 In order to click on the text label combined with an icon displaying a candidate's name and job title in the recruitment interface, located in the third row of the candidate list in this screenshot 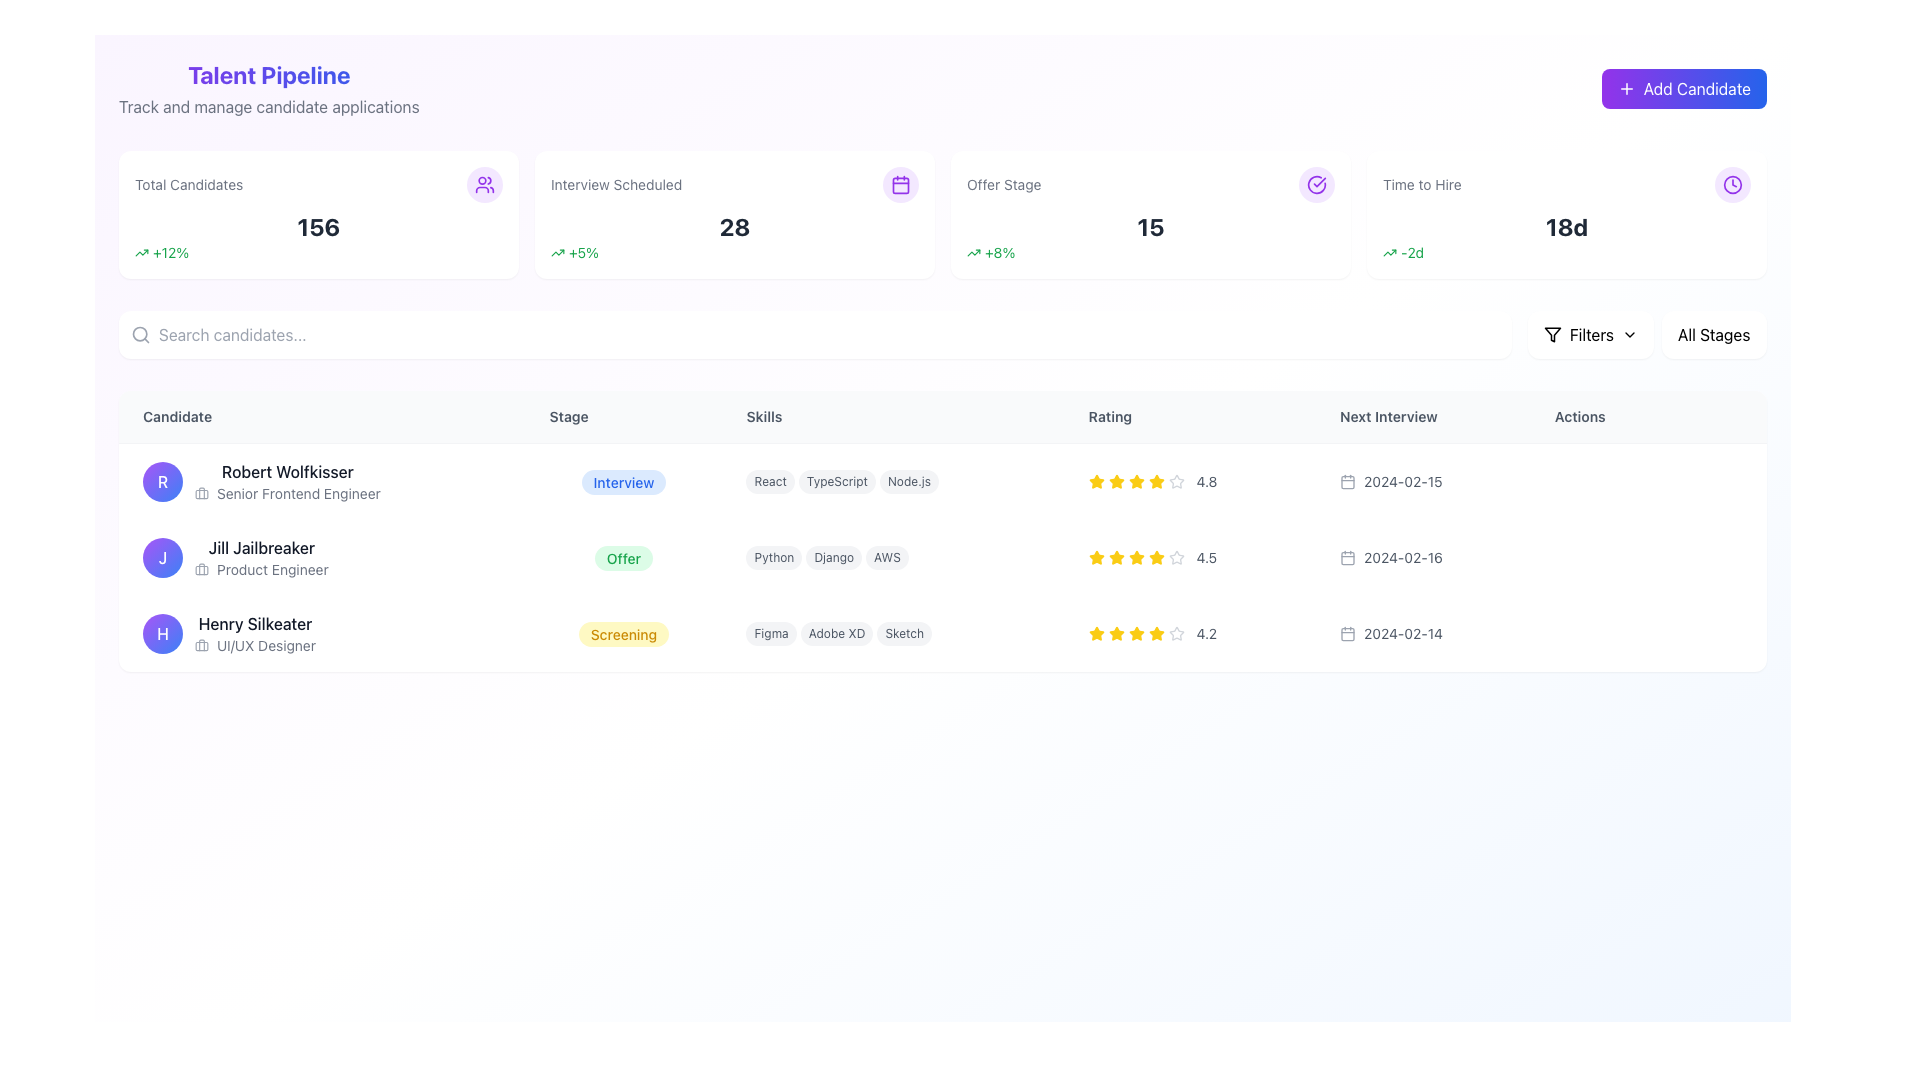, I will do `click(254, 633)`.